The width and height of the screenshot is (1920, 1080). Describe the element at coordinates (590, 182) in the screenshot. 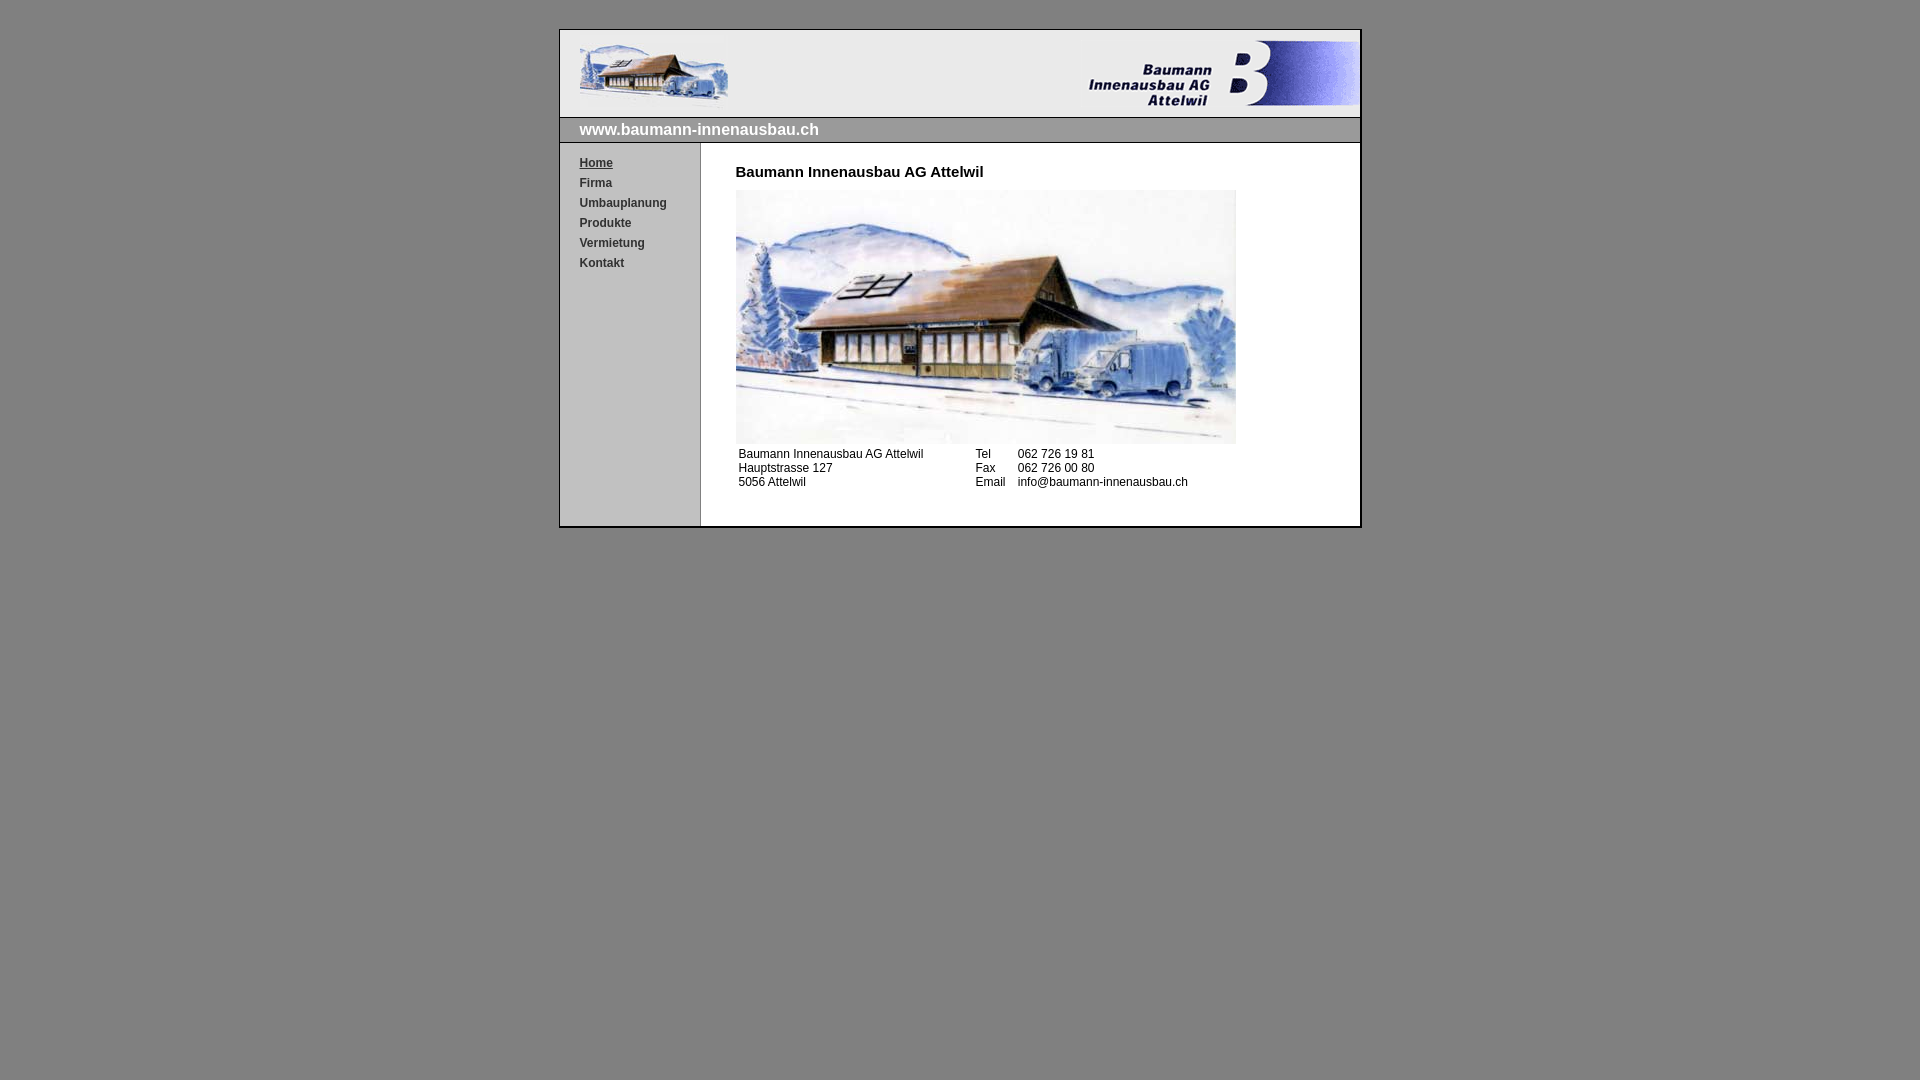

I see `'Firma'` at that location.